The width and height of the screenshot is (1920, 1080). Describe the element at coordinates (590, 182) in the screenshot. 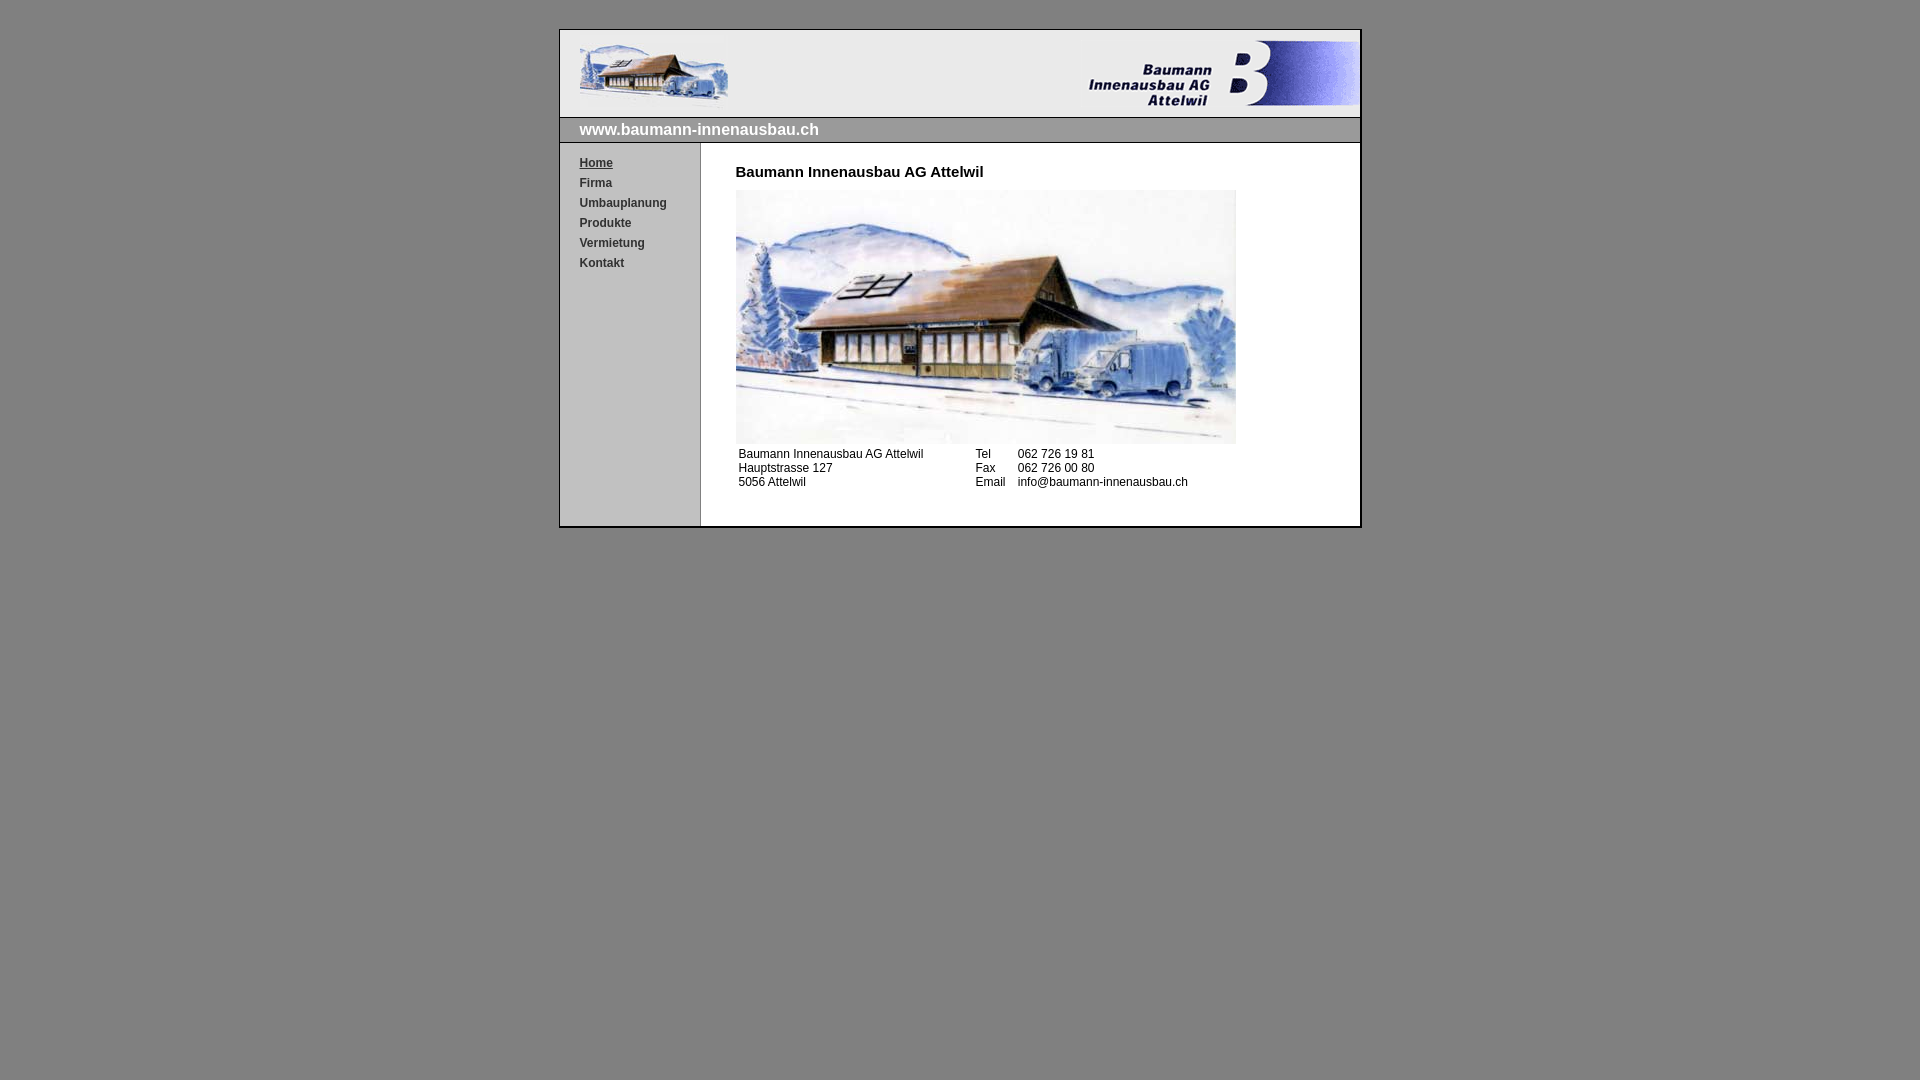

I see `'Firma'` at that location.